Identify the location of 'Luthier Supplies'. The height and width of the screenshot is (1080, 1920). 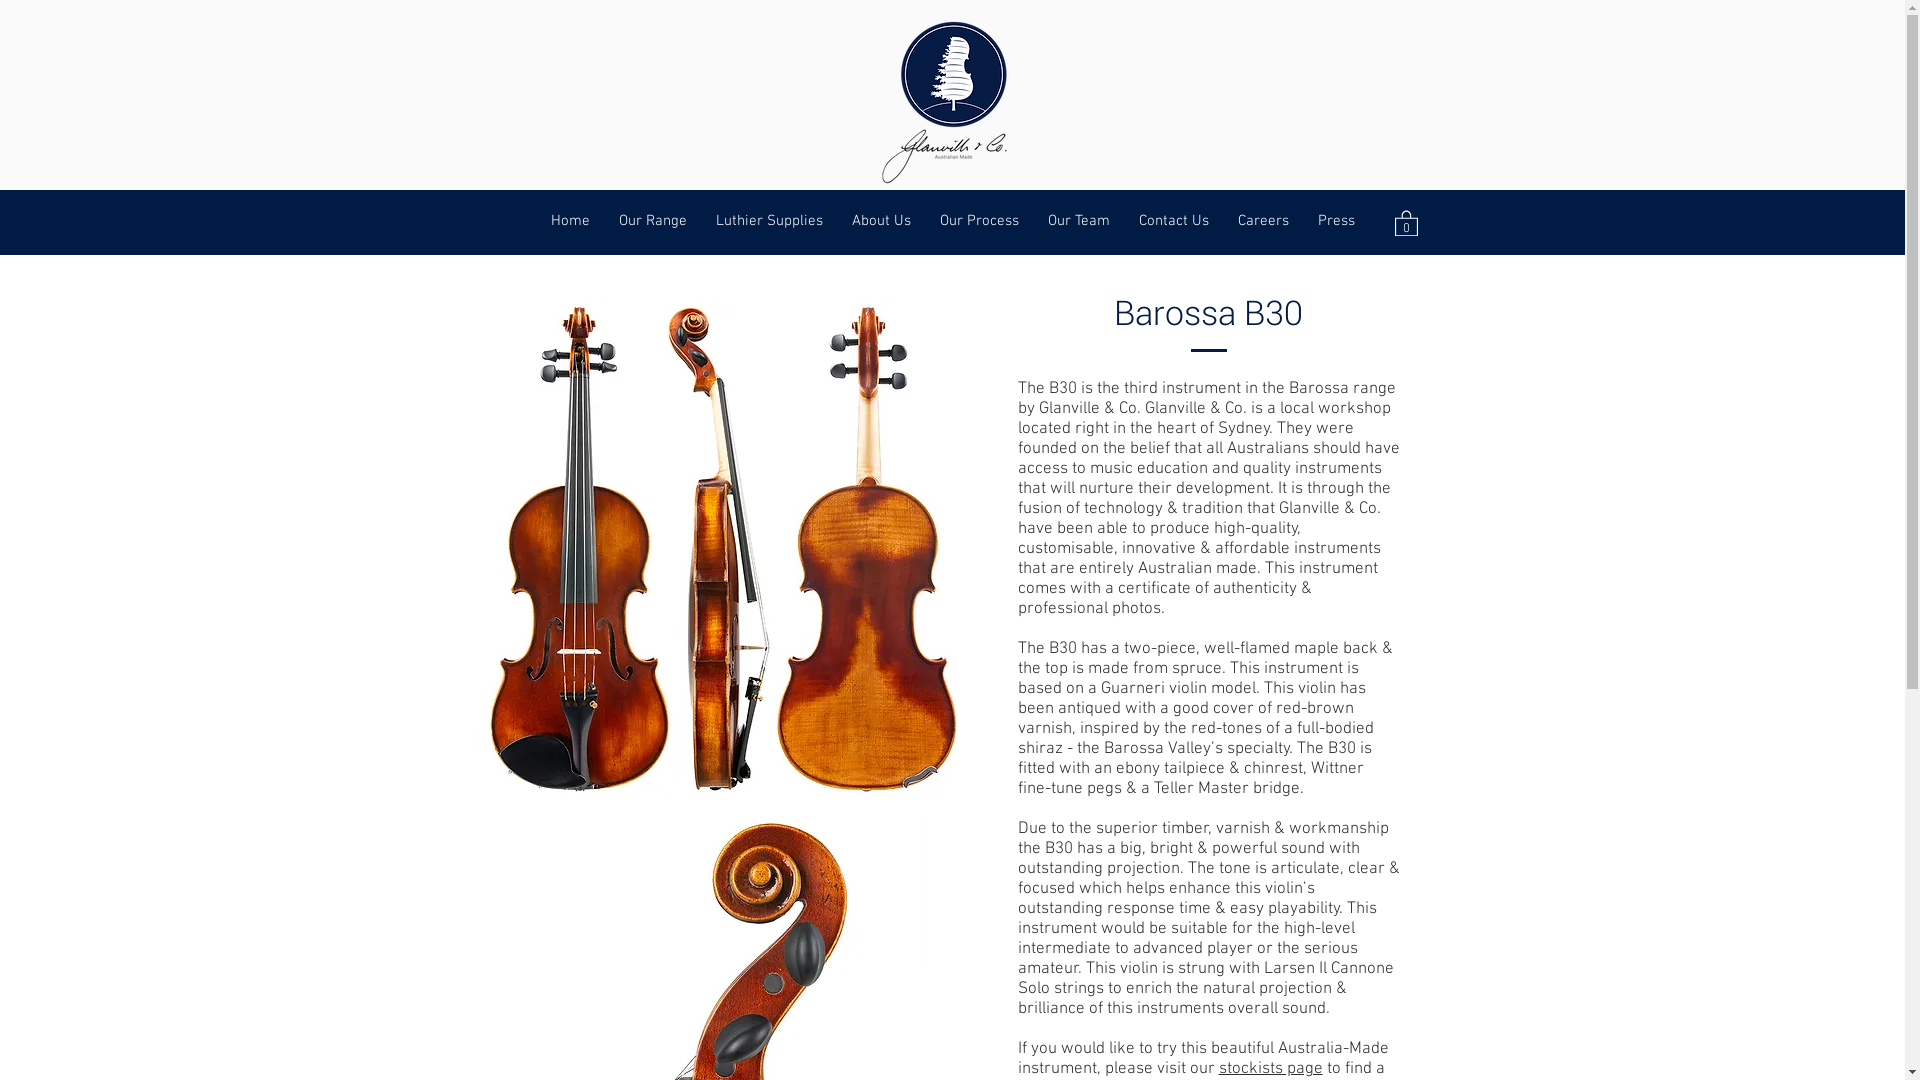
(768, 220).